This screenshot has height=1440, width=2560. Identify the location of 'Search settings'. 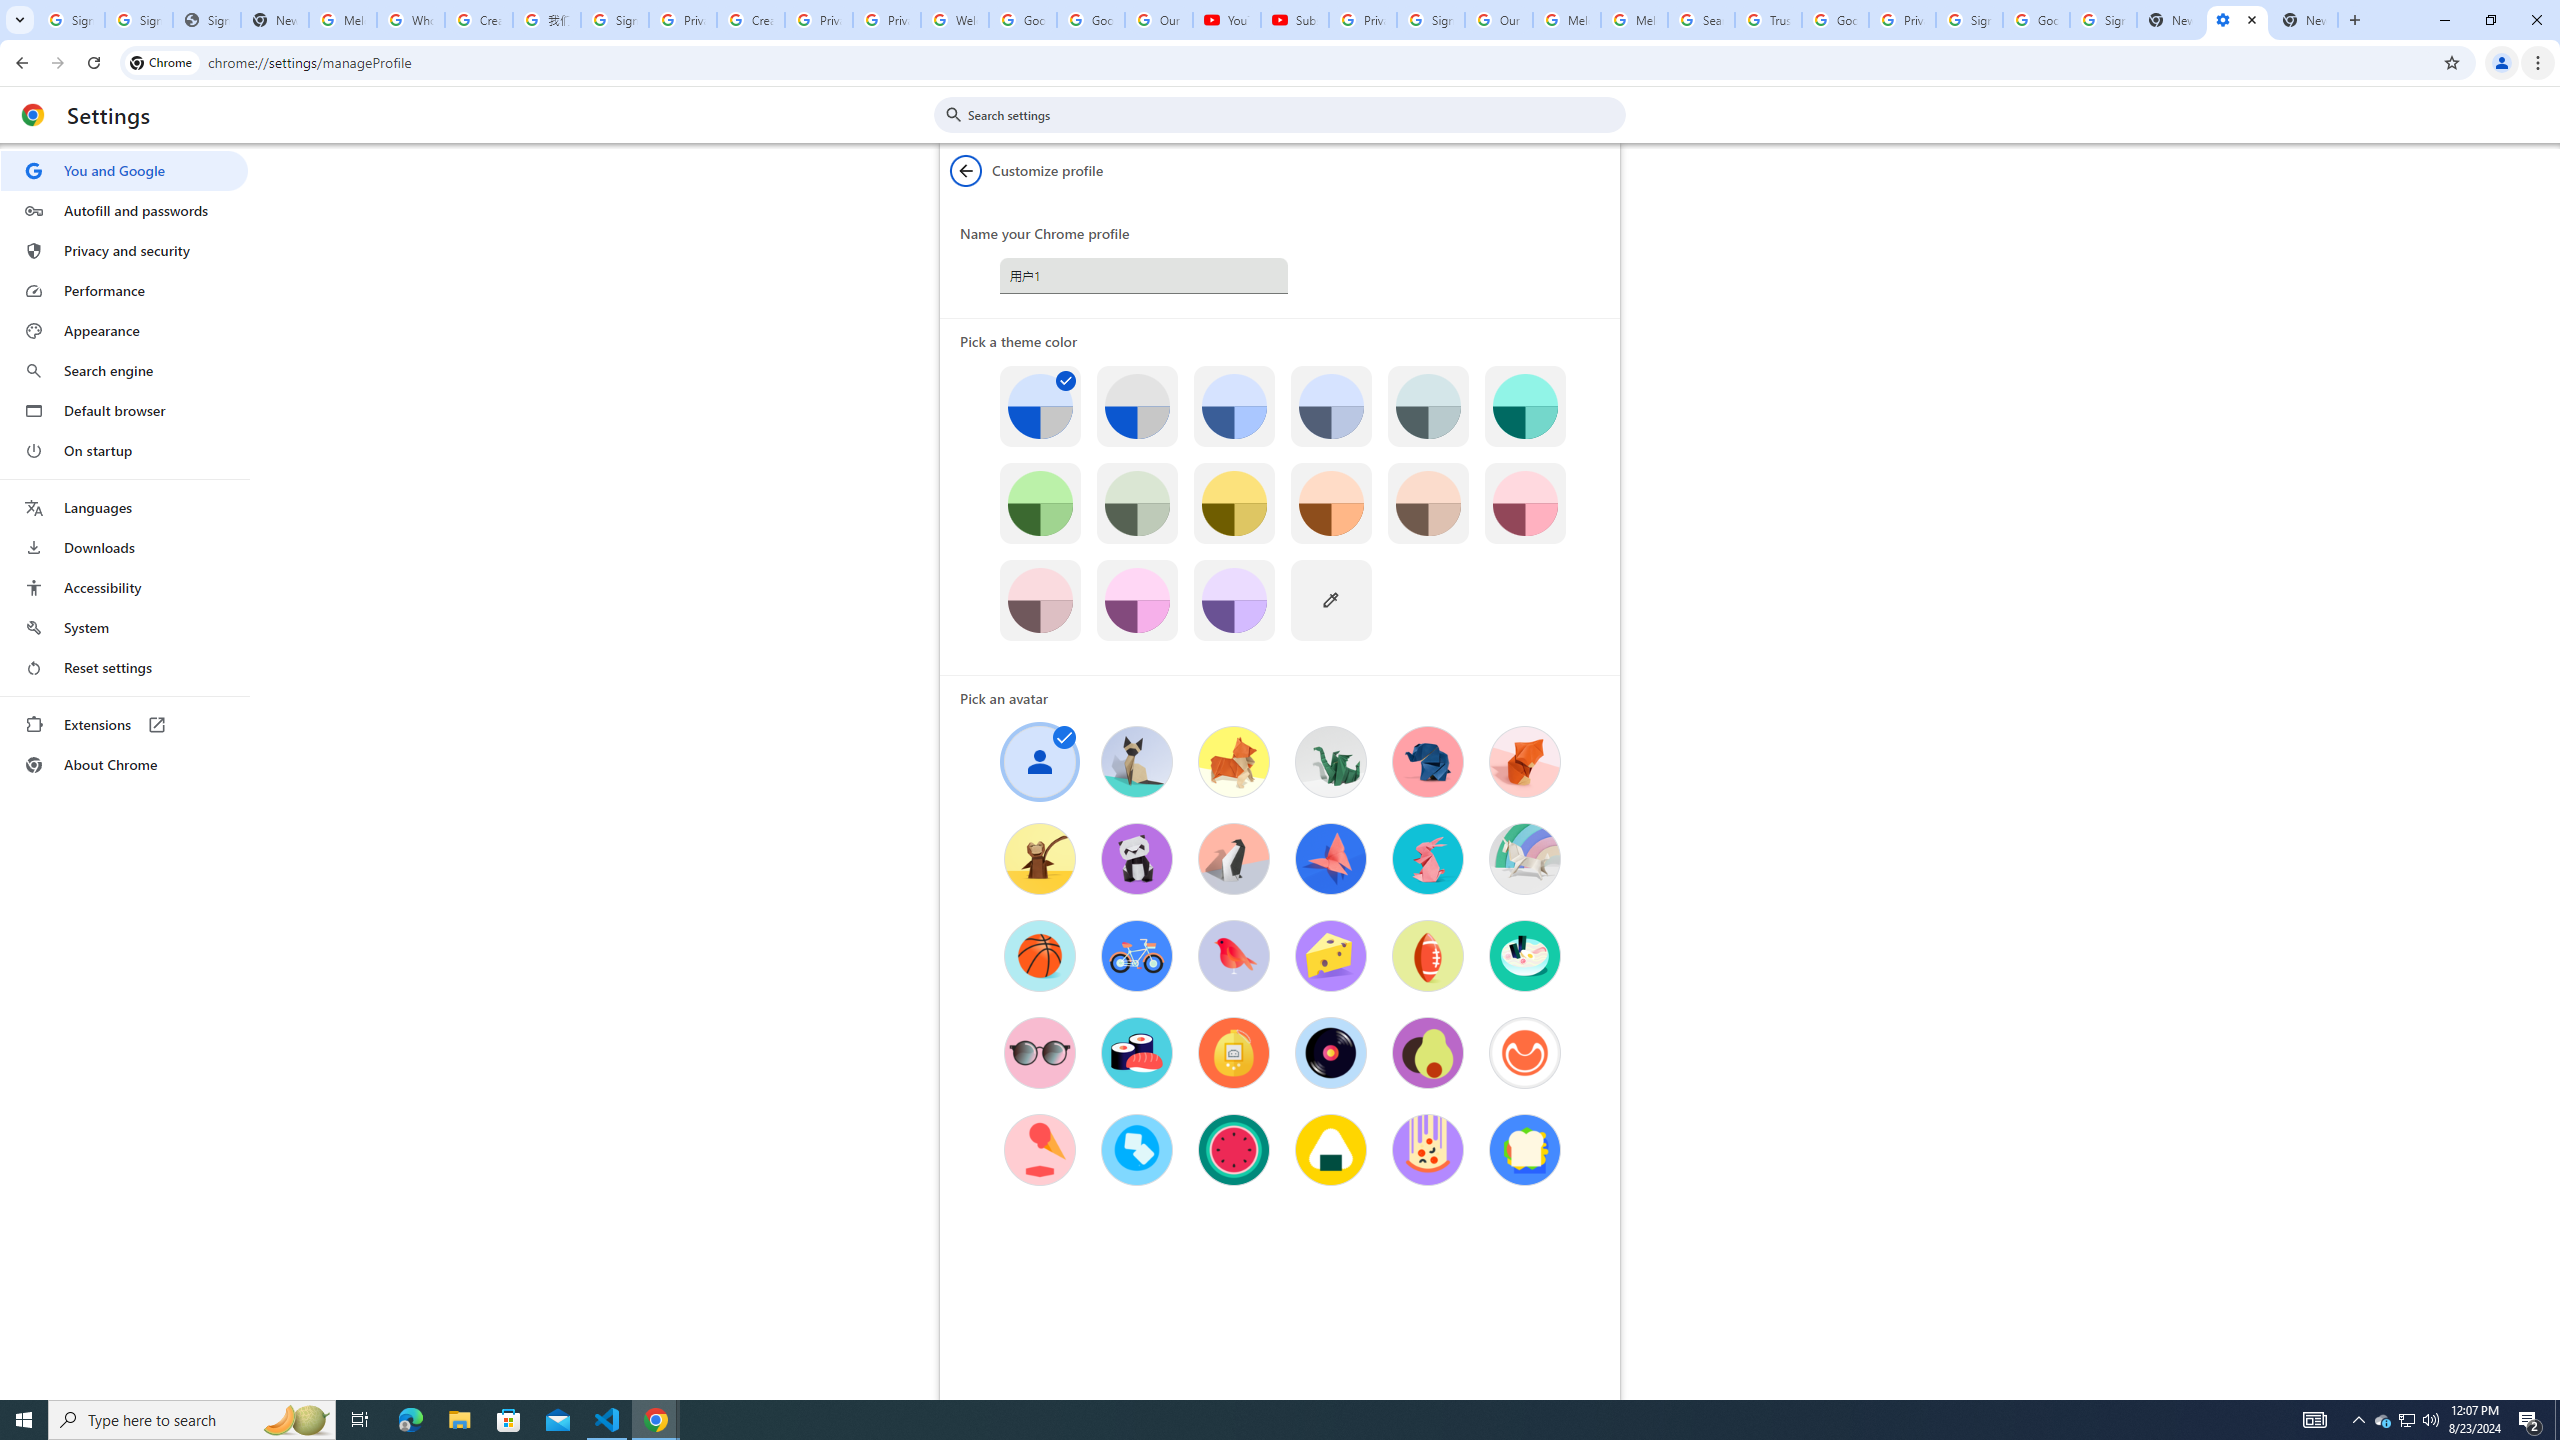
(1293, 114).